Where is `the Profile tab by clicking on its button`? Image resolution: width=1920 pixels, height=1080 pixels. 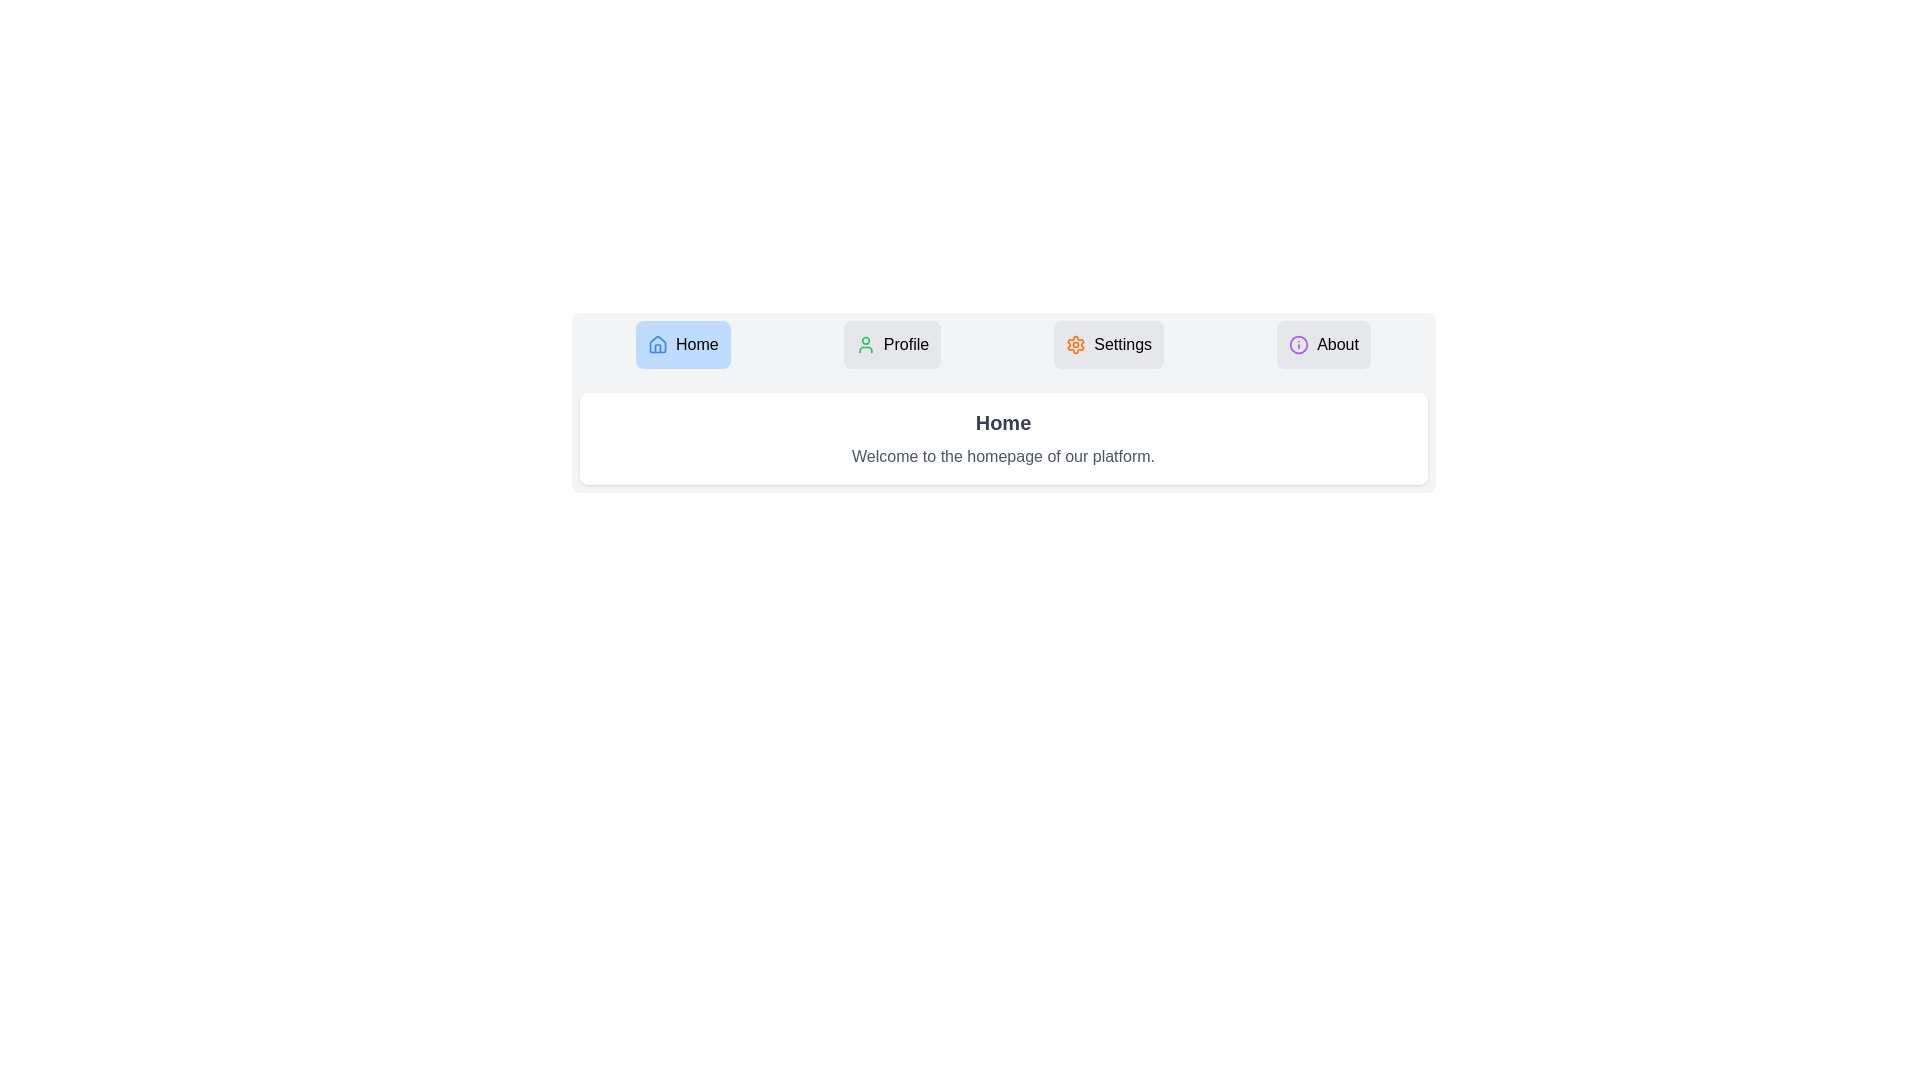 the Profile tab by clicking on its button is located at coordinates (891, 343).